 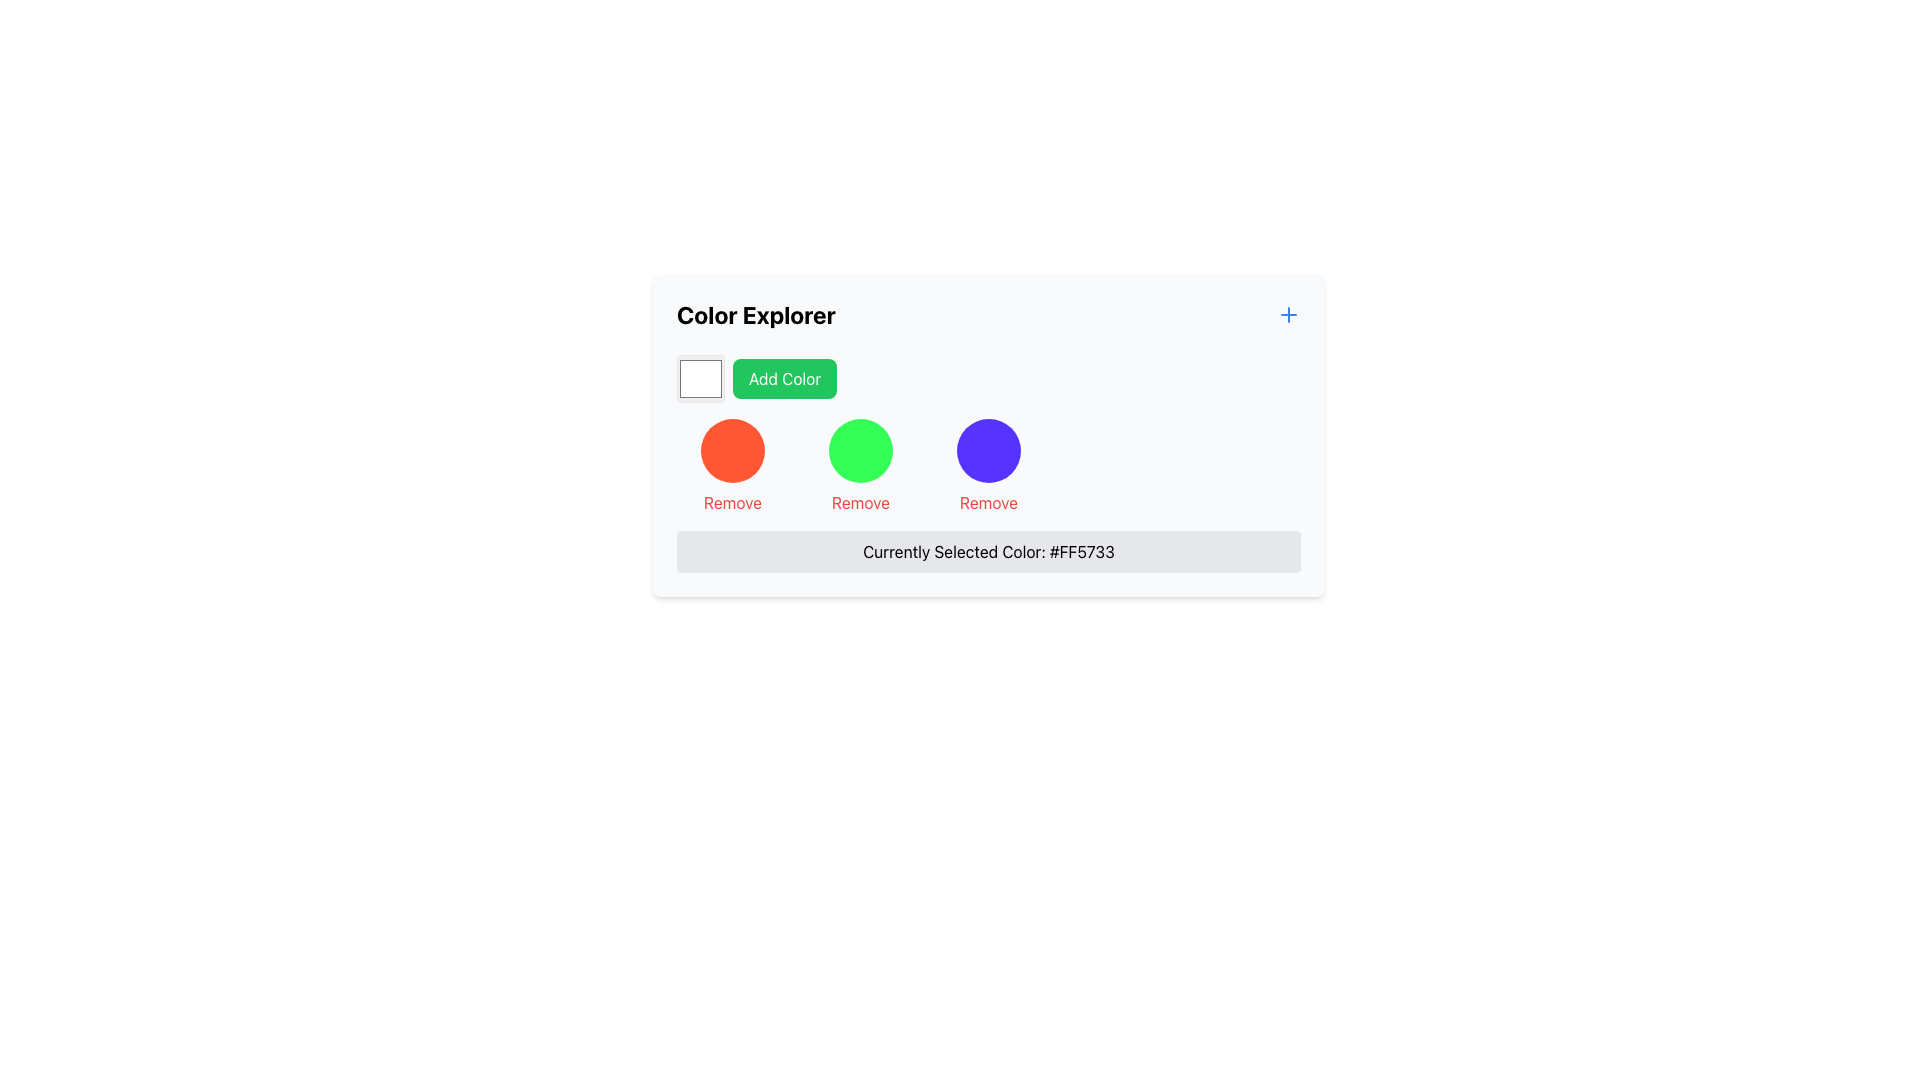 What do you see at coordinates (784, 378) in the screenshot?
I see `the 'Add Color' button located immediately to the right of the square color input field in the top-left section of the interface, below the 'Color Explorer' heading` at bounding box center [784, 378].